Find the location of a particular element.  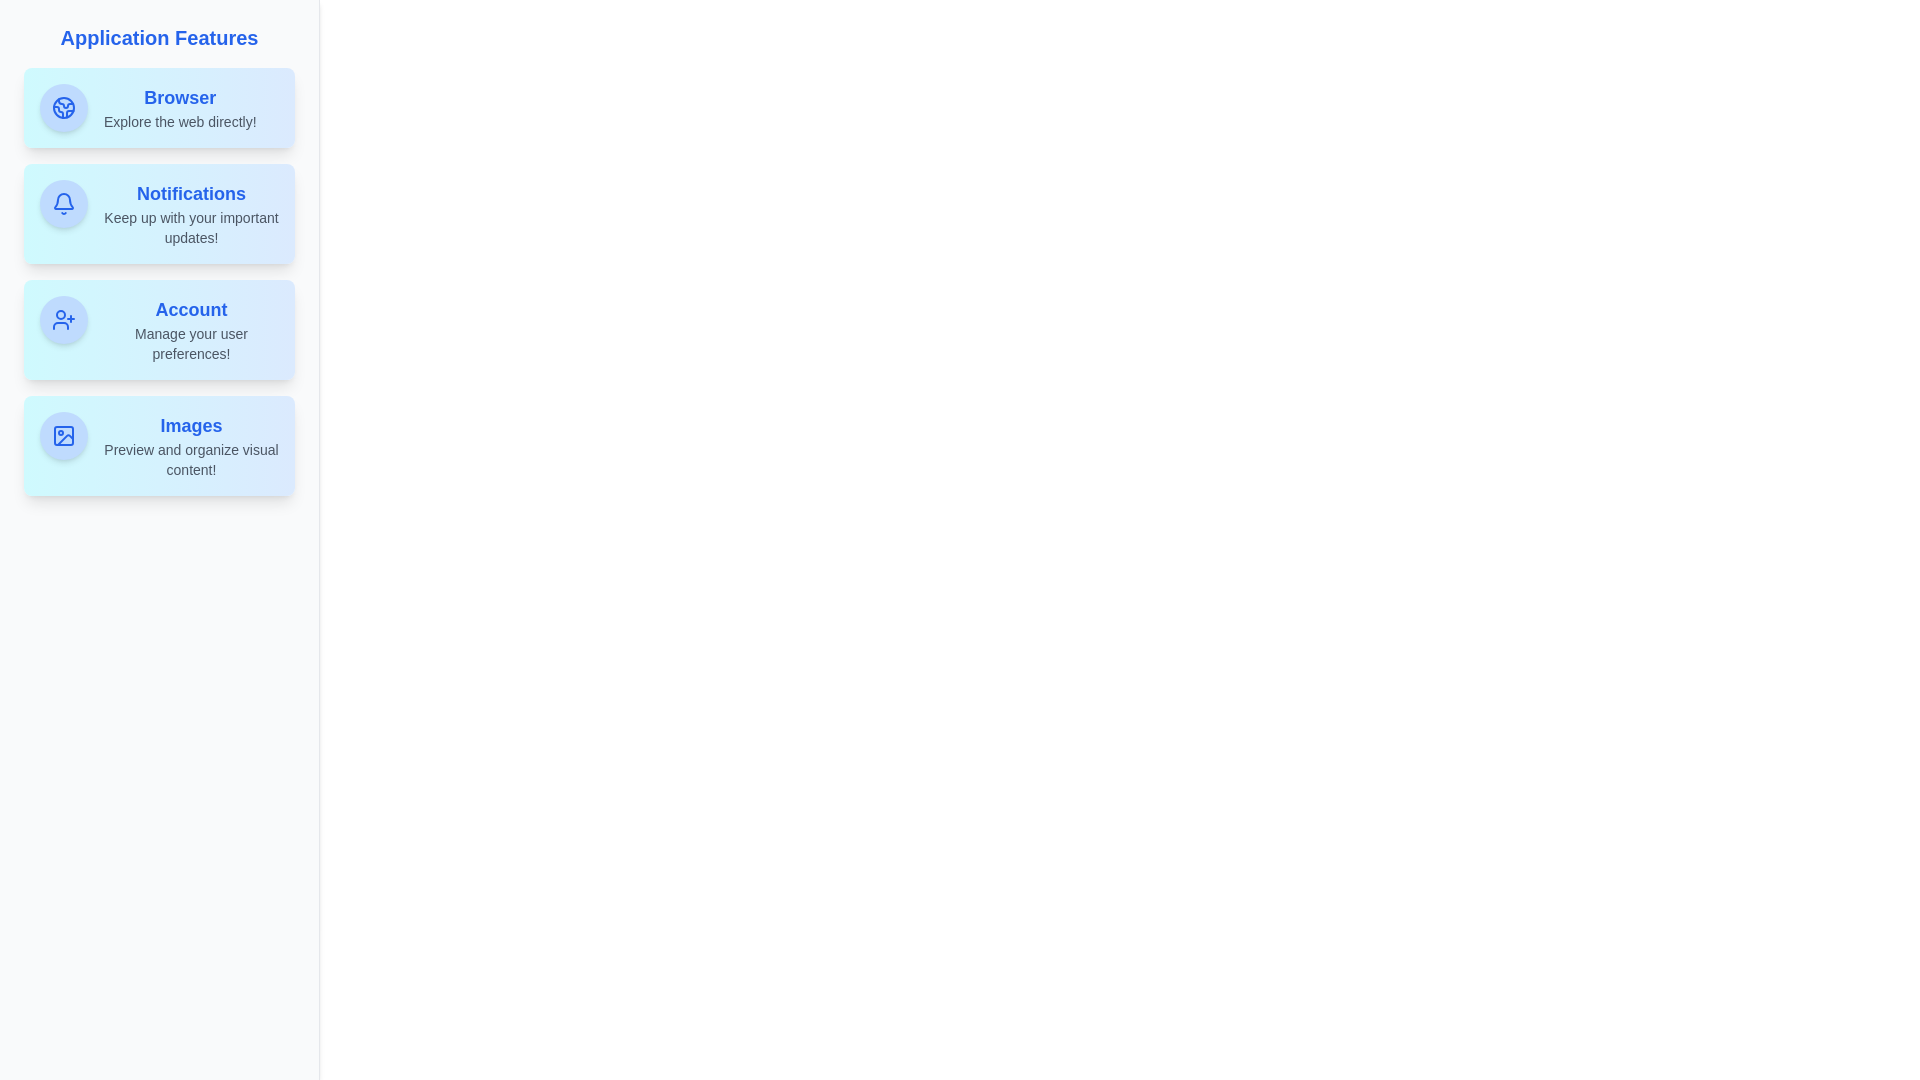

the Images feature tile to view its hover effect is located at coordinates (158, 445).